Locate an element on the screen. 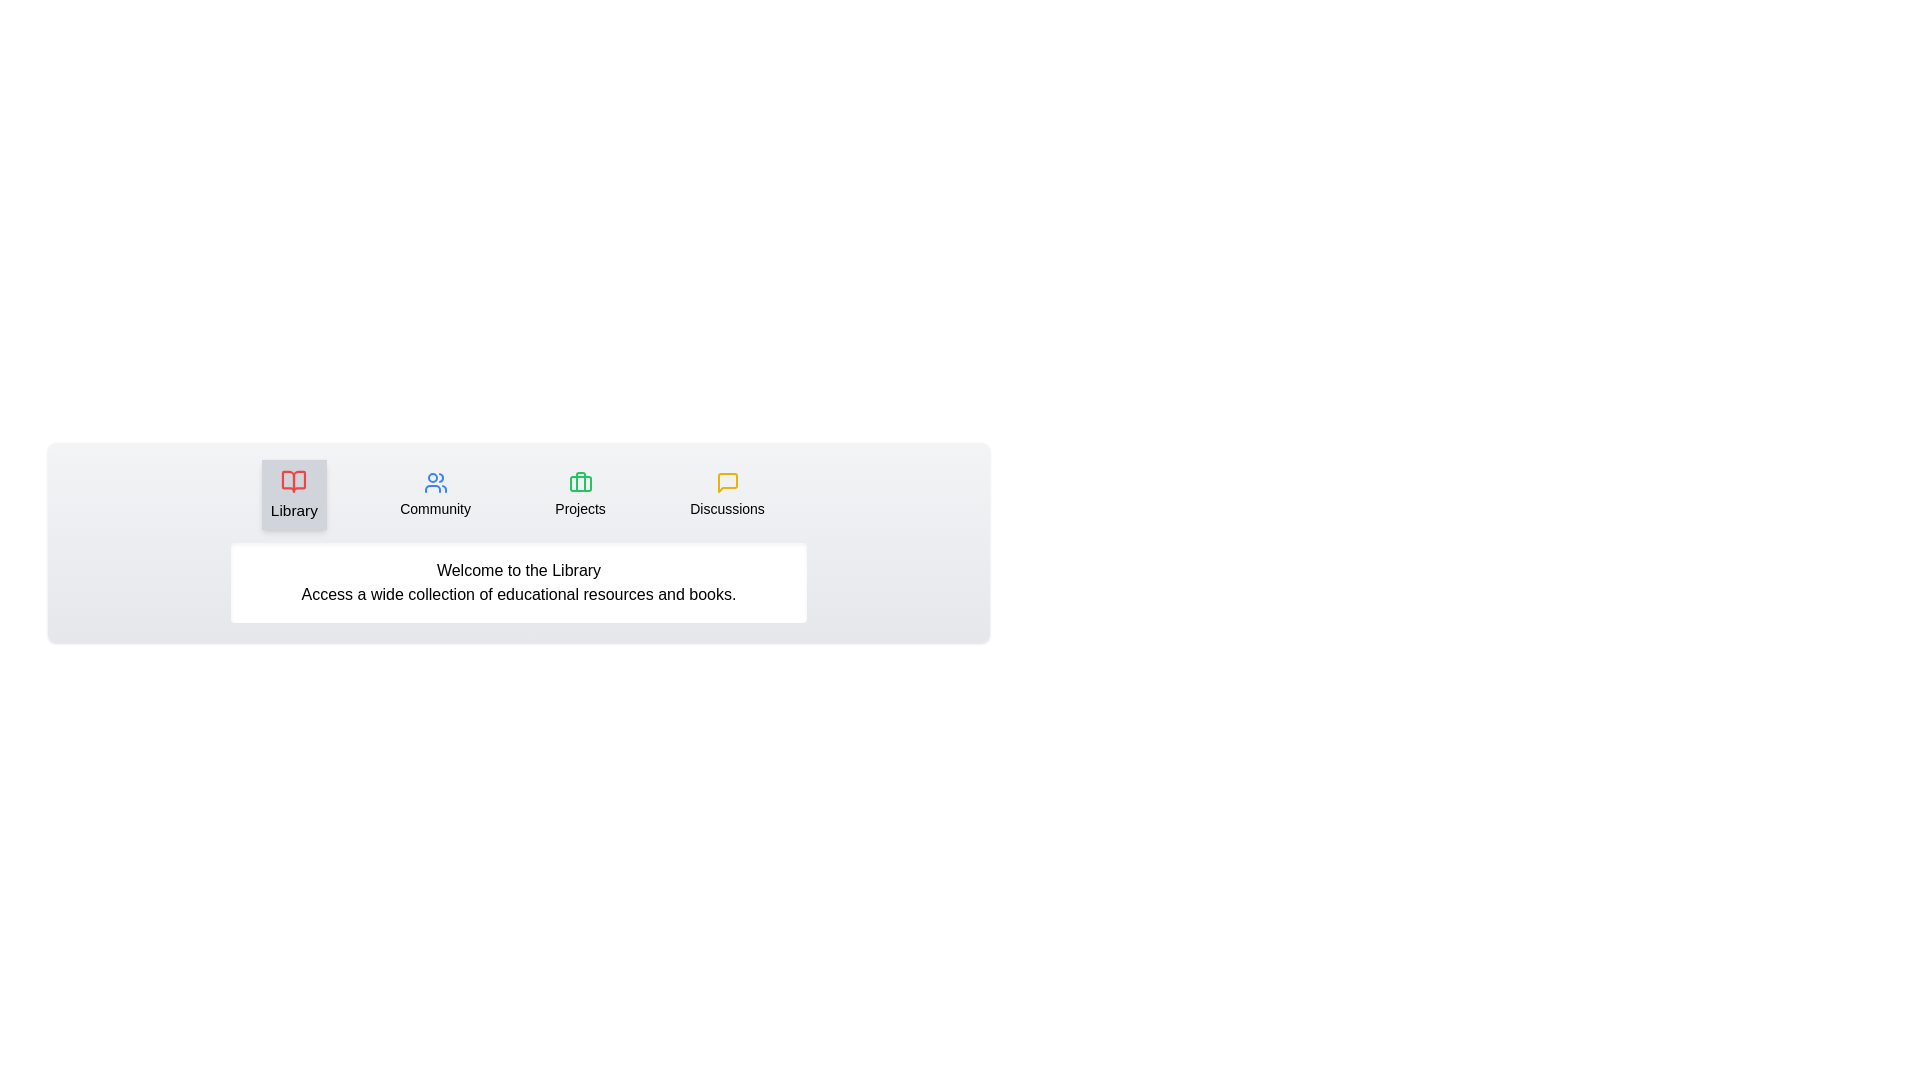 This screenshot has width=1920, height=1080. the Informational Text Box that displays a welcome message and library offerings, located below the interactive sections labeled 'Library,' 'Community,' 'Projects,' and 'Discussions.' is located at coordinates (518, 582).